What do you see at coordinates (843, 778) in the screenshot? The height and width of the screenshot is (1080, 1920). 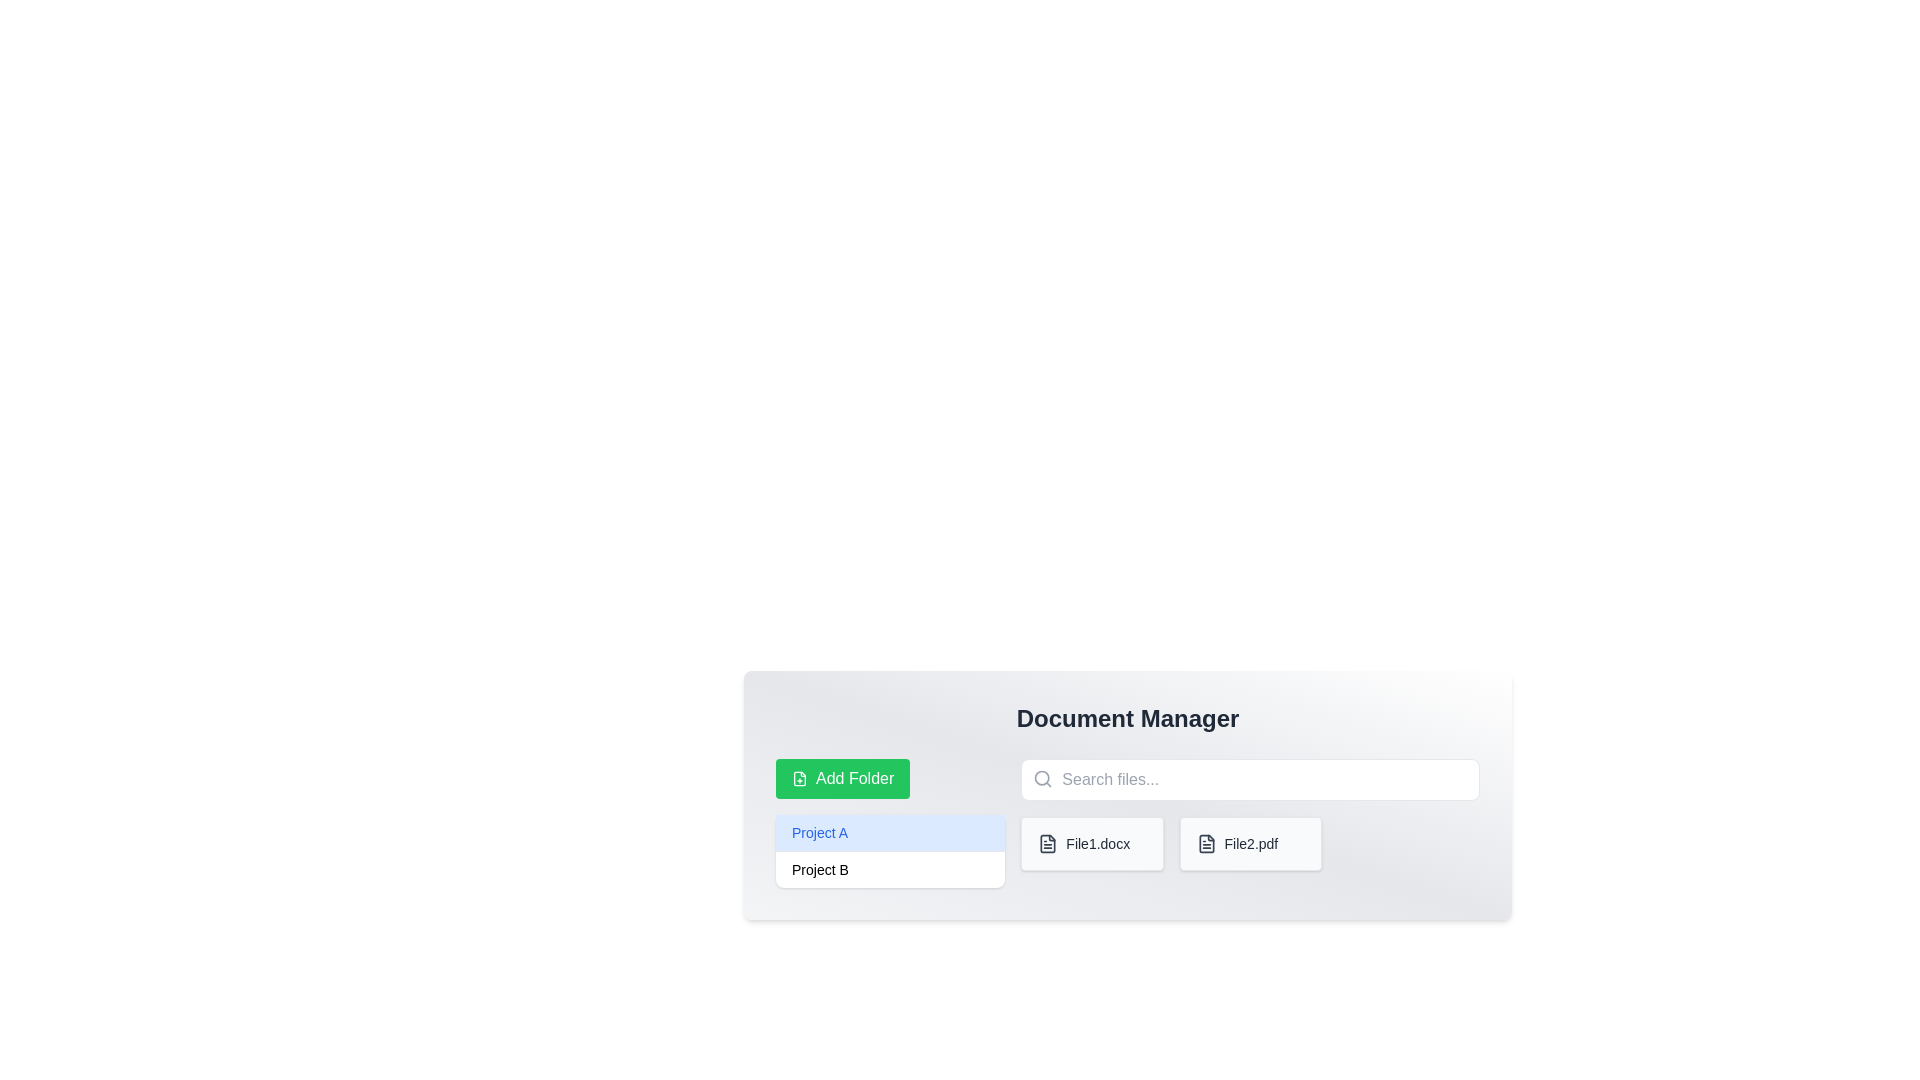 I see `the 'Add Folder' button with a green background and white text to create a new folder` at bounding box center [843, 778].